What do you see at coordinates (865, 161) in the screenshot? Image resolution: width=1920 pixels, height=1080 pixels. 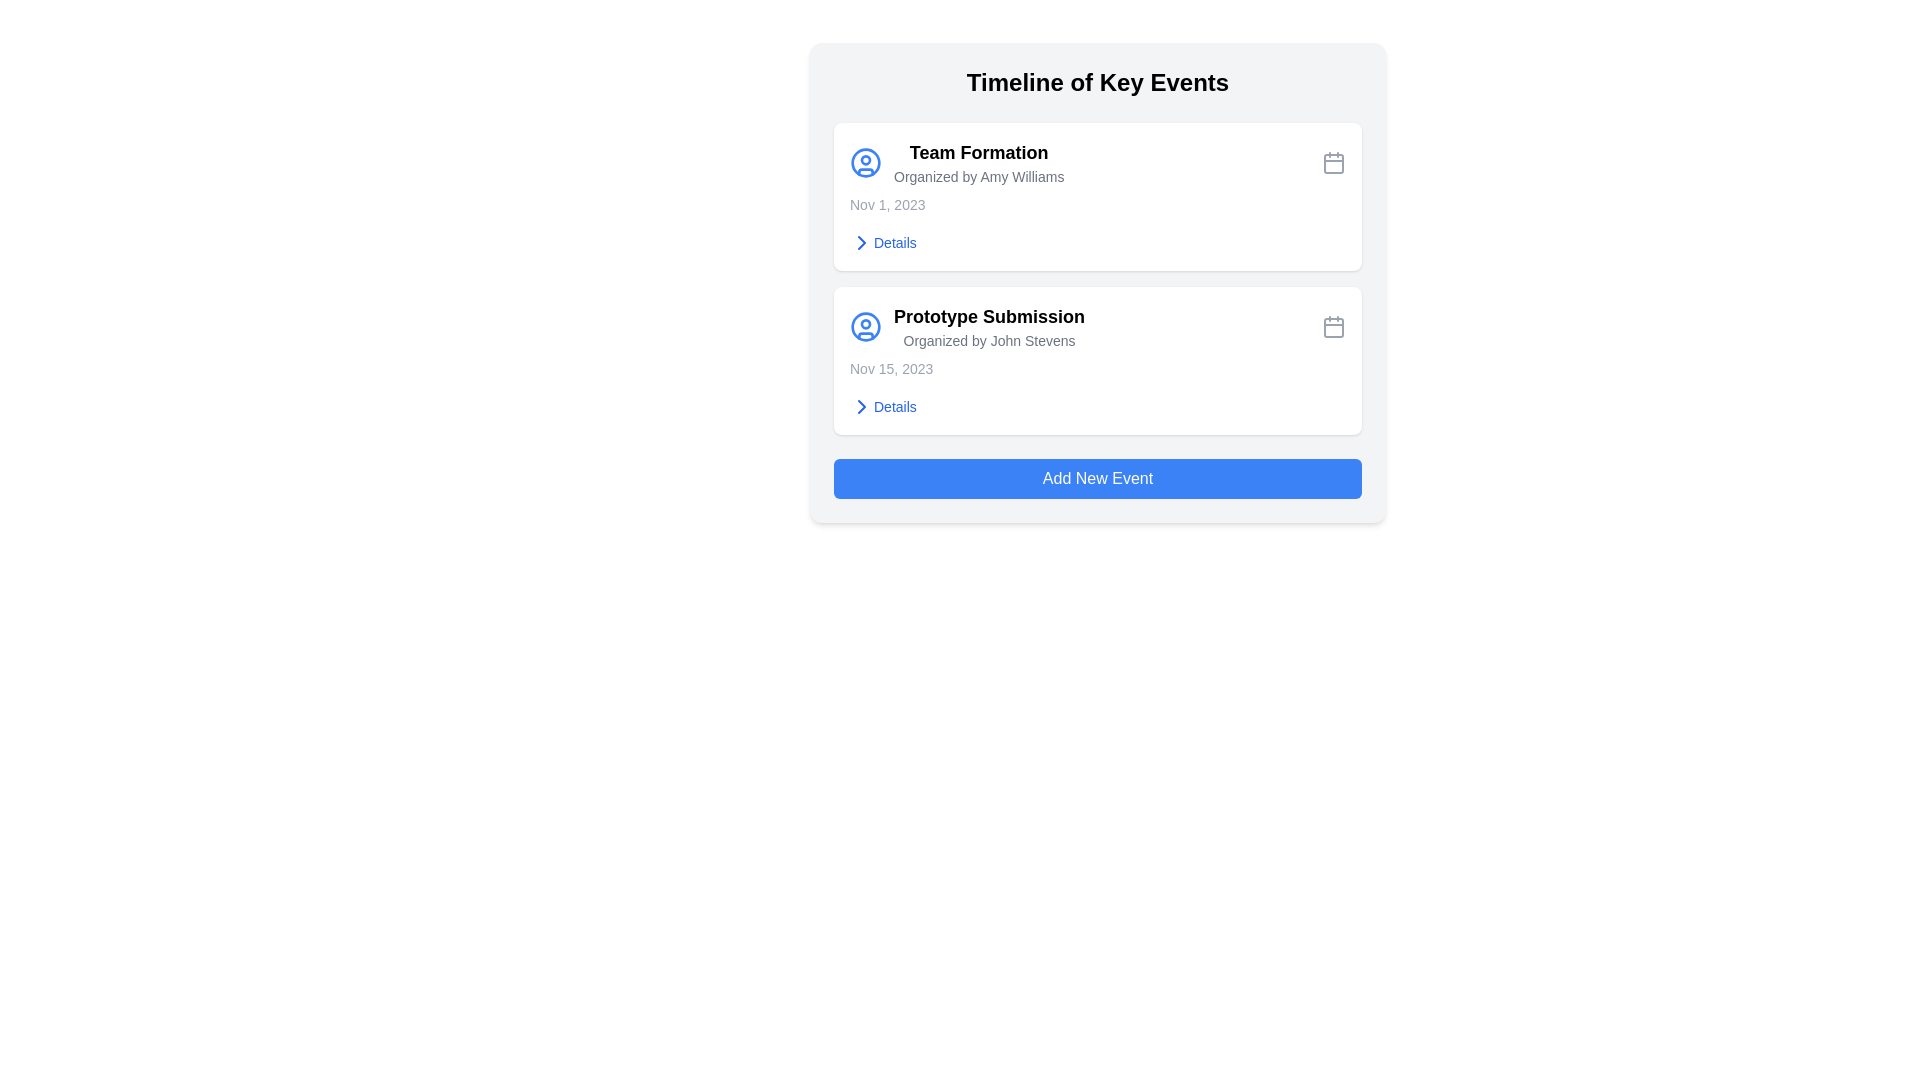 I see `the SVG circle graphical element representing a part of the user icon design located at the center of the blue user icon within the 'Prototype Submission' section of the timeline` at bounding box center [865, 161].